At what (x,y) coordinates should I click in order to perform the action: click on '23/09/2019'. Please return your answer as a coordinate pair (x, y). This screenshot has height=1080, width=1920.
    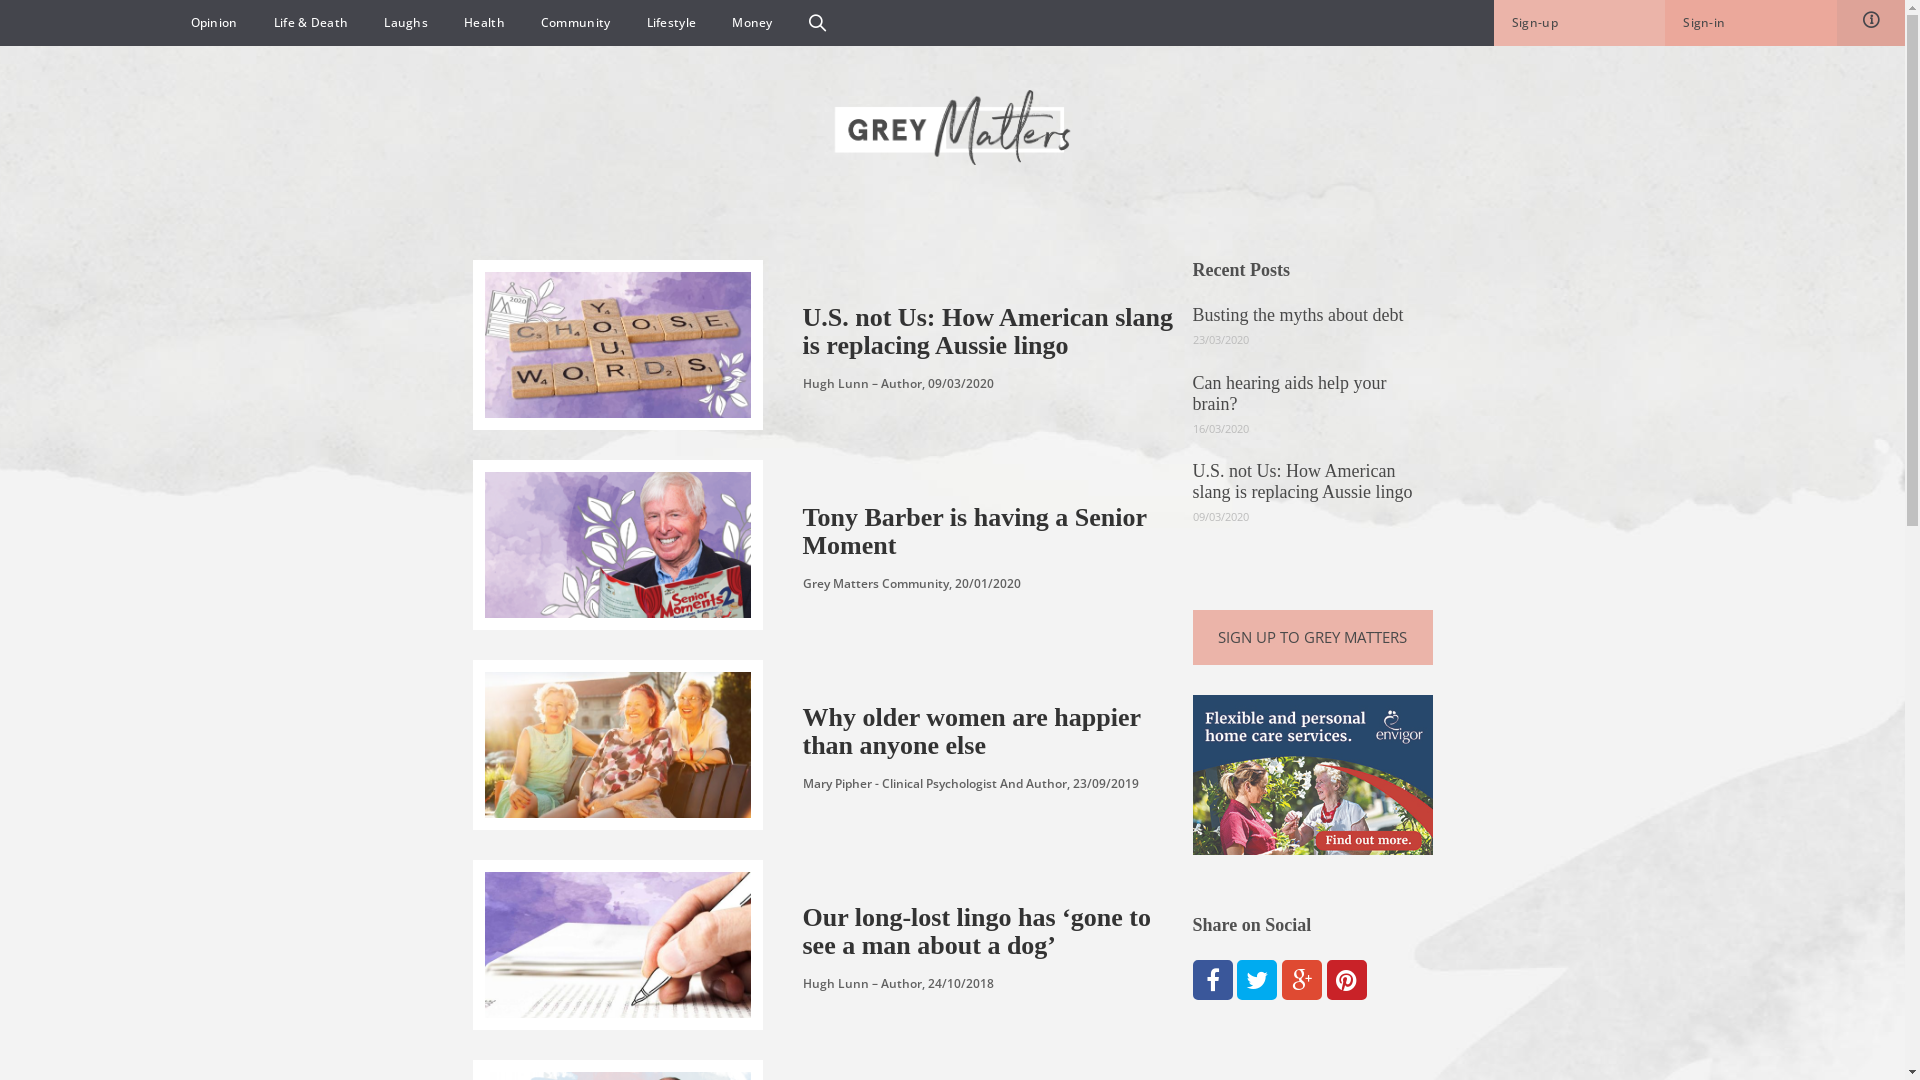
    Looking at the image, I should click on (1103, 782).